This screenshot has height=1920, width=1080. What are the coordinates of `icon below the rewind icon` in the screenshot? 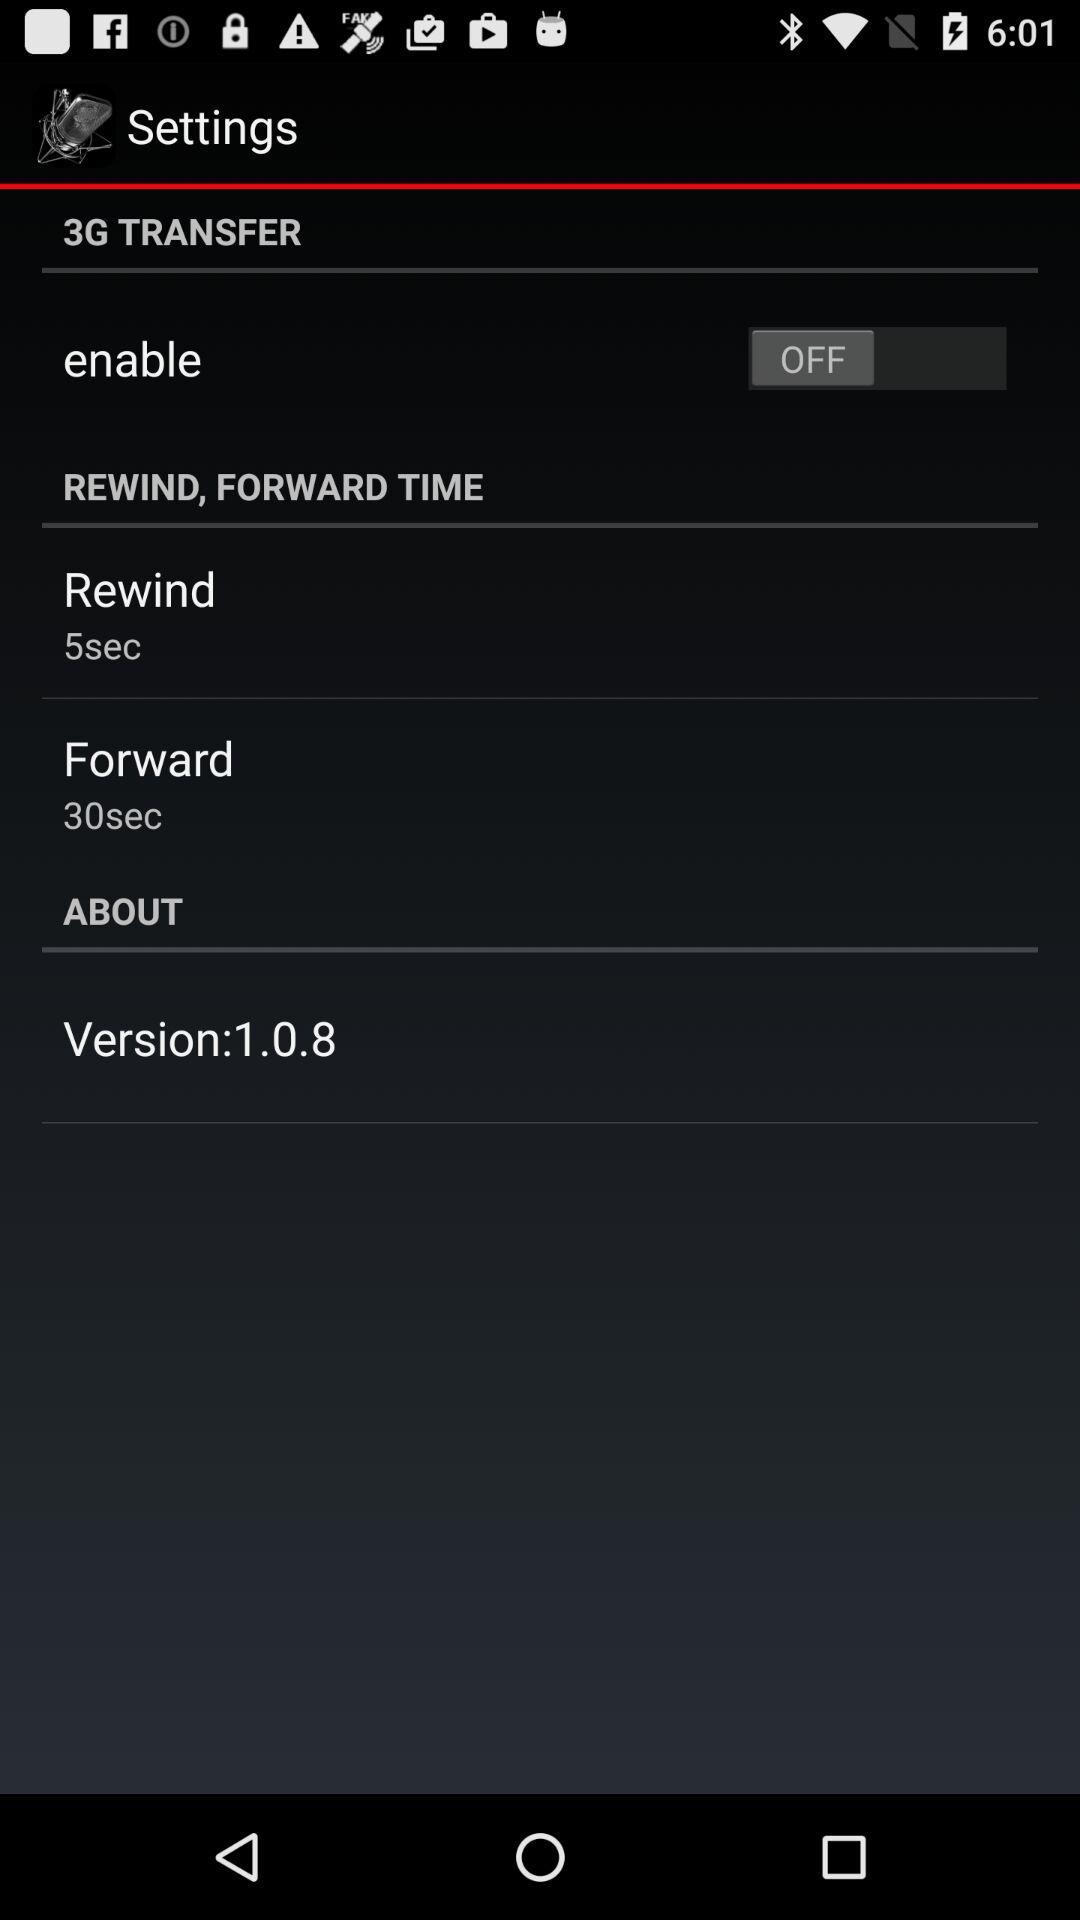 It's located at (102, 644).